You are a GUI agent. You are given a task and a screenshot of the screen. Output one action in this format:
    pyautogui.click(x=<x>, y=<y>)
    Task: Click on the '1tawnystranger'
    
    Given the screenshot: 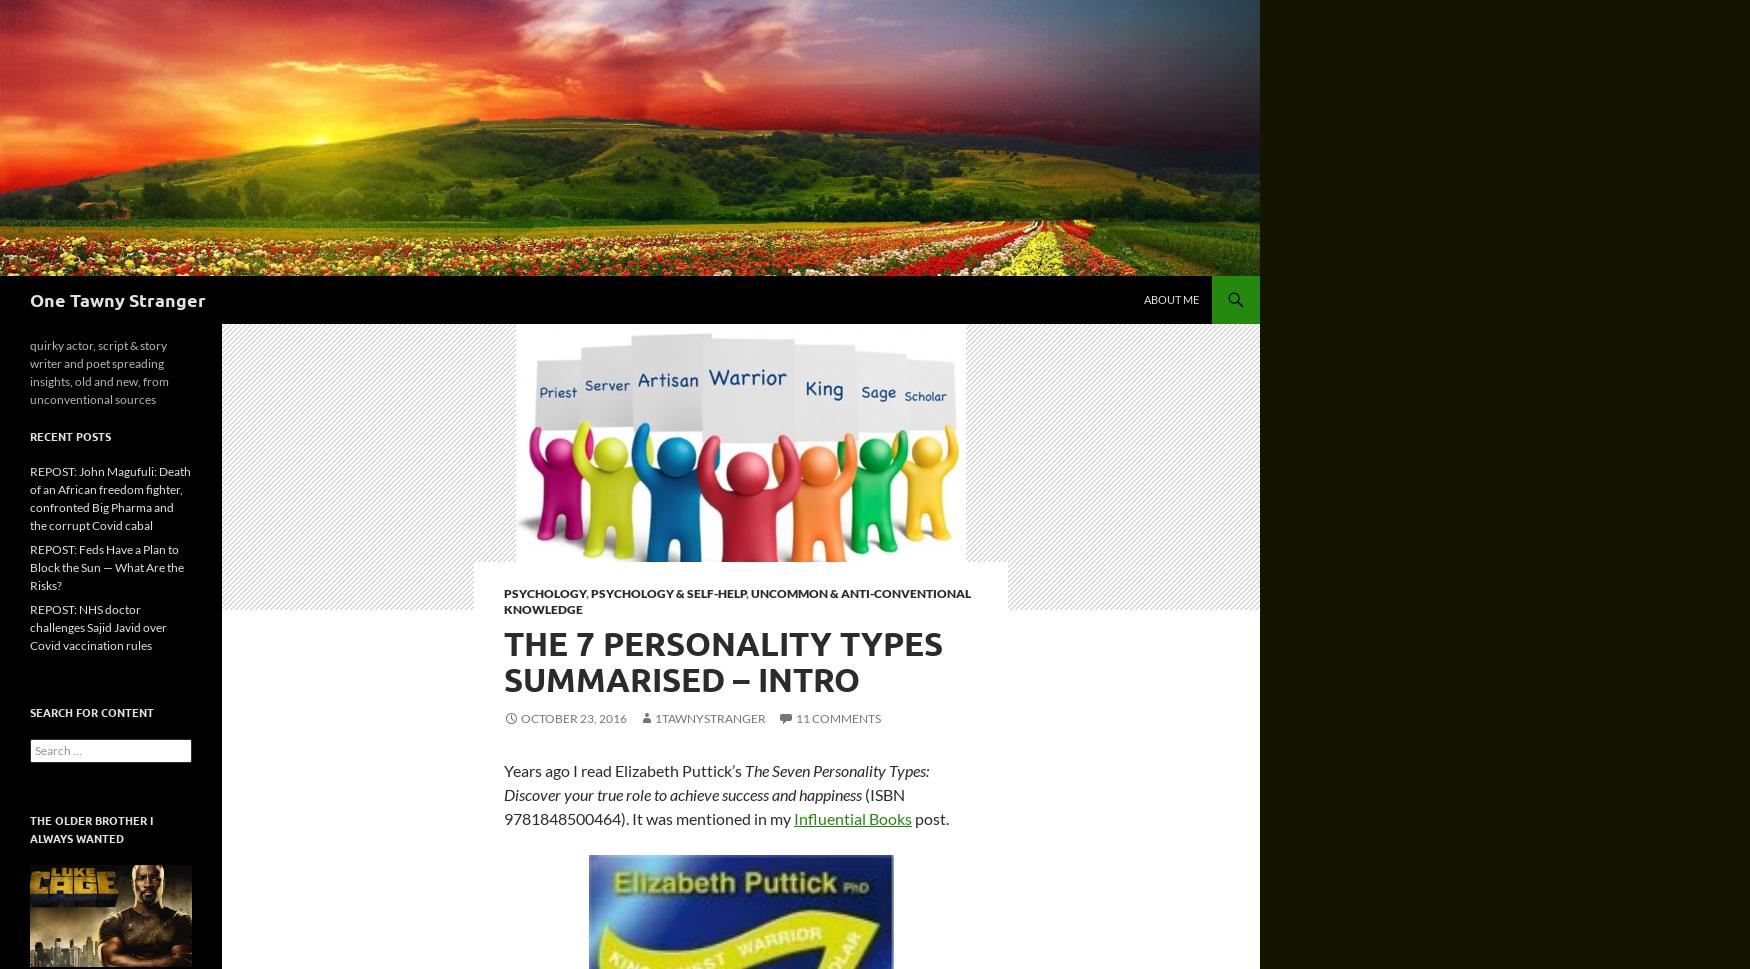 What is the action you would take?
    pyautogui.click(x=710, y=718)
    